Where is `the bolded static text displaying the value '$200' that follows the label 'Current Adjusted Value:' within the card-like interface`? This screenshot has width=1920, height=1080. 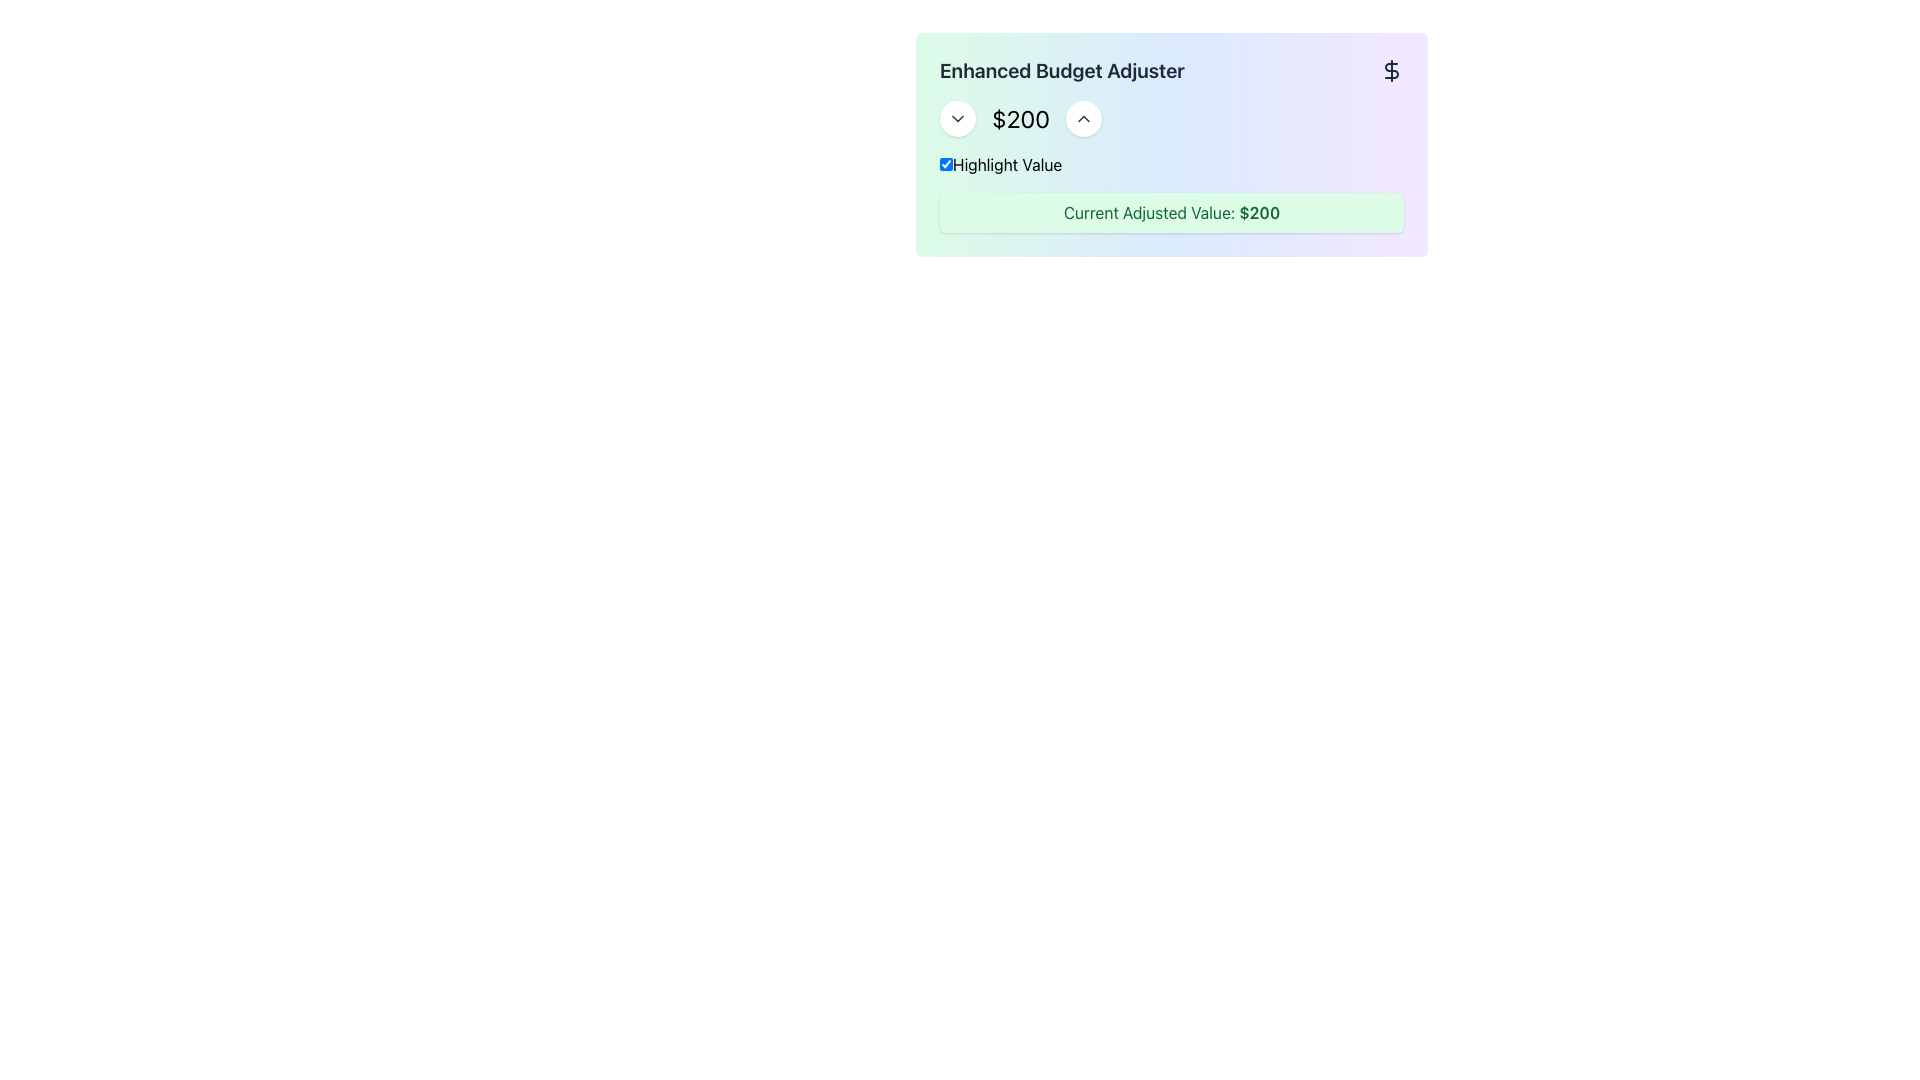
the bolded static text displaying the value '$200' that follows the label 'Current Adjusted Value:' within the card-like interface is located at coordinates (1258, 212).